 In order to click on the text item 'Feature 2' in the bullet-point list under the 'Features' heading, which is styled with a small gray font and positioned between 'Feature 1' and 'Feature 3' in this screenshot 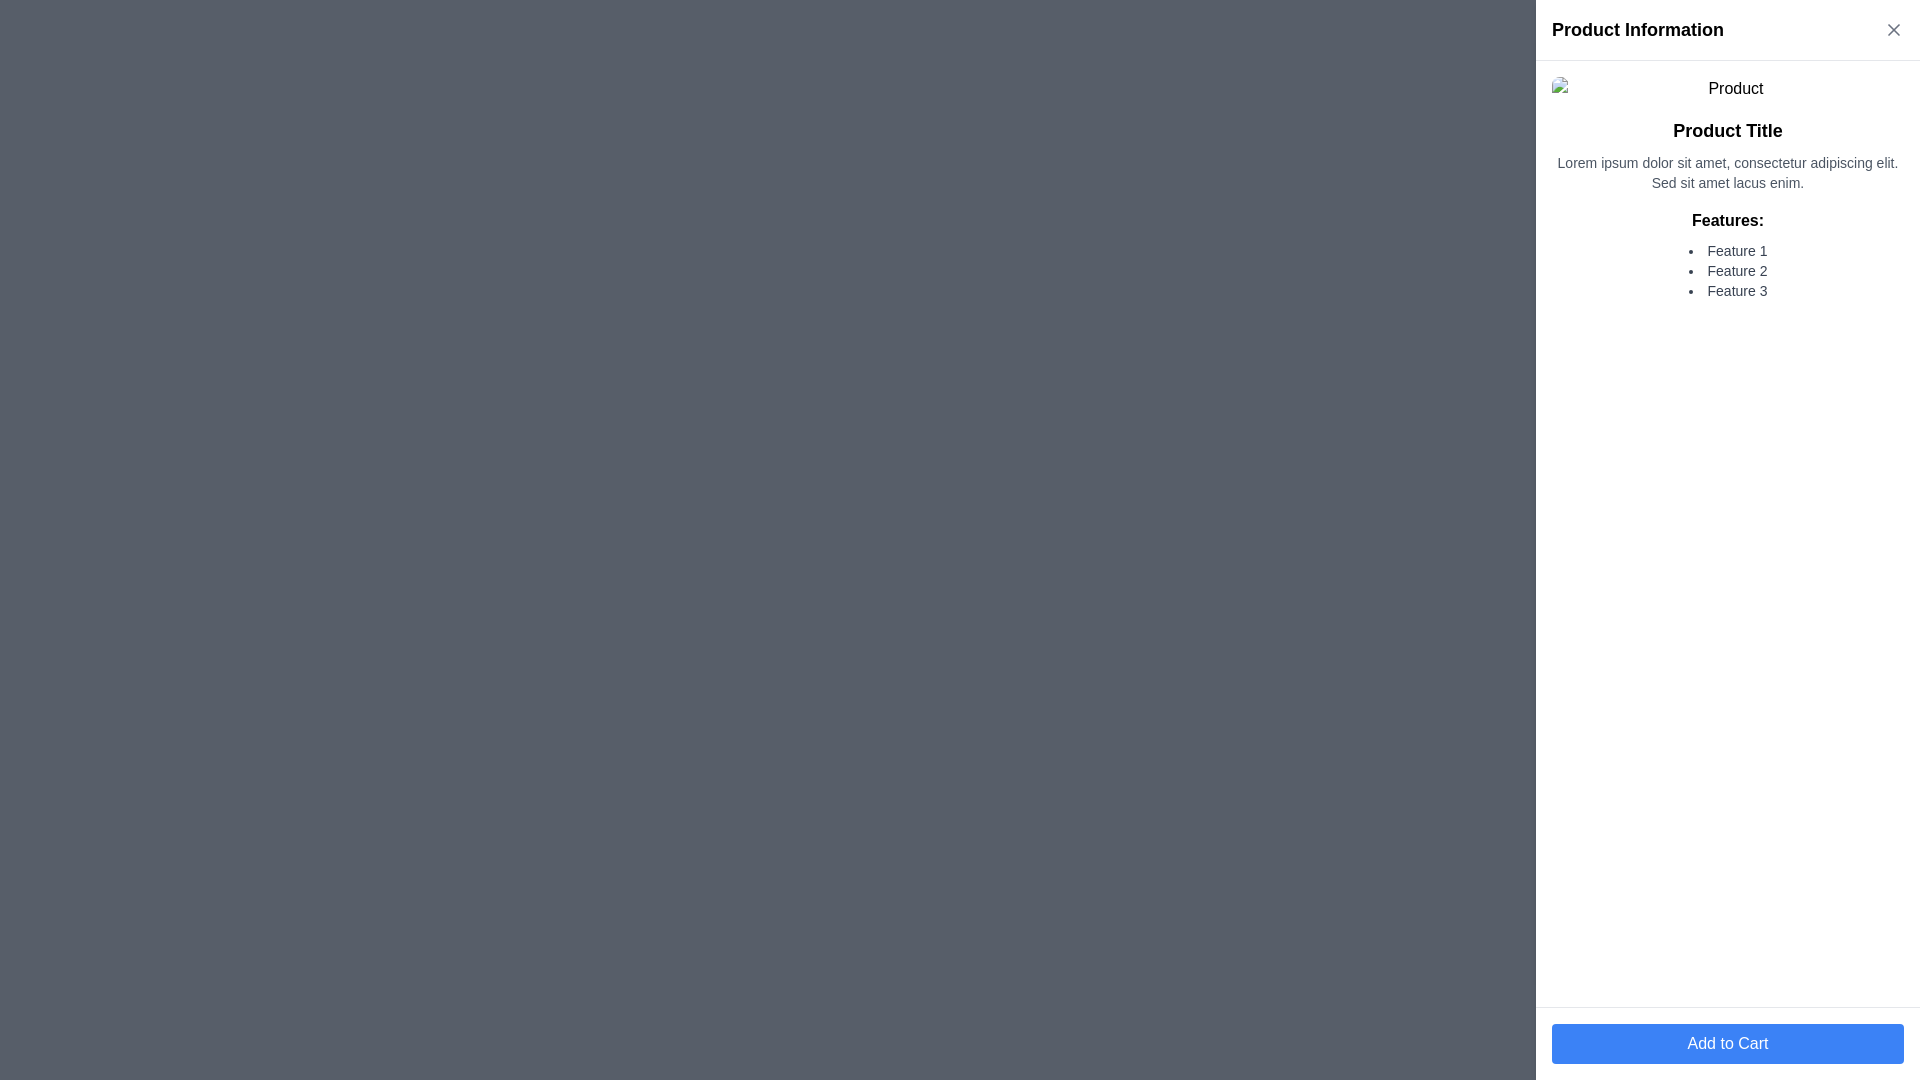, I will do `click(1727, 270)`.